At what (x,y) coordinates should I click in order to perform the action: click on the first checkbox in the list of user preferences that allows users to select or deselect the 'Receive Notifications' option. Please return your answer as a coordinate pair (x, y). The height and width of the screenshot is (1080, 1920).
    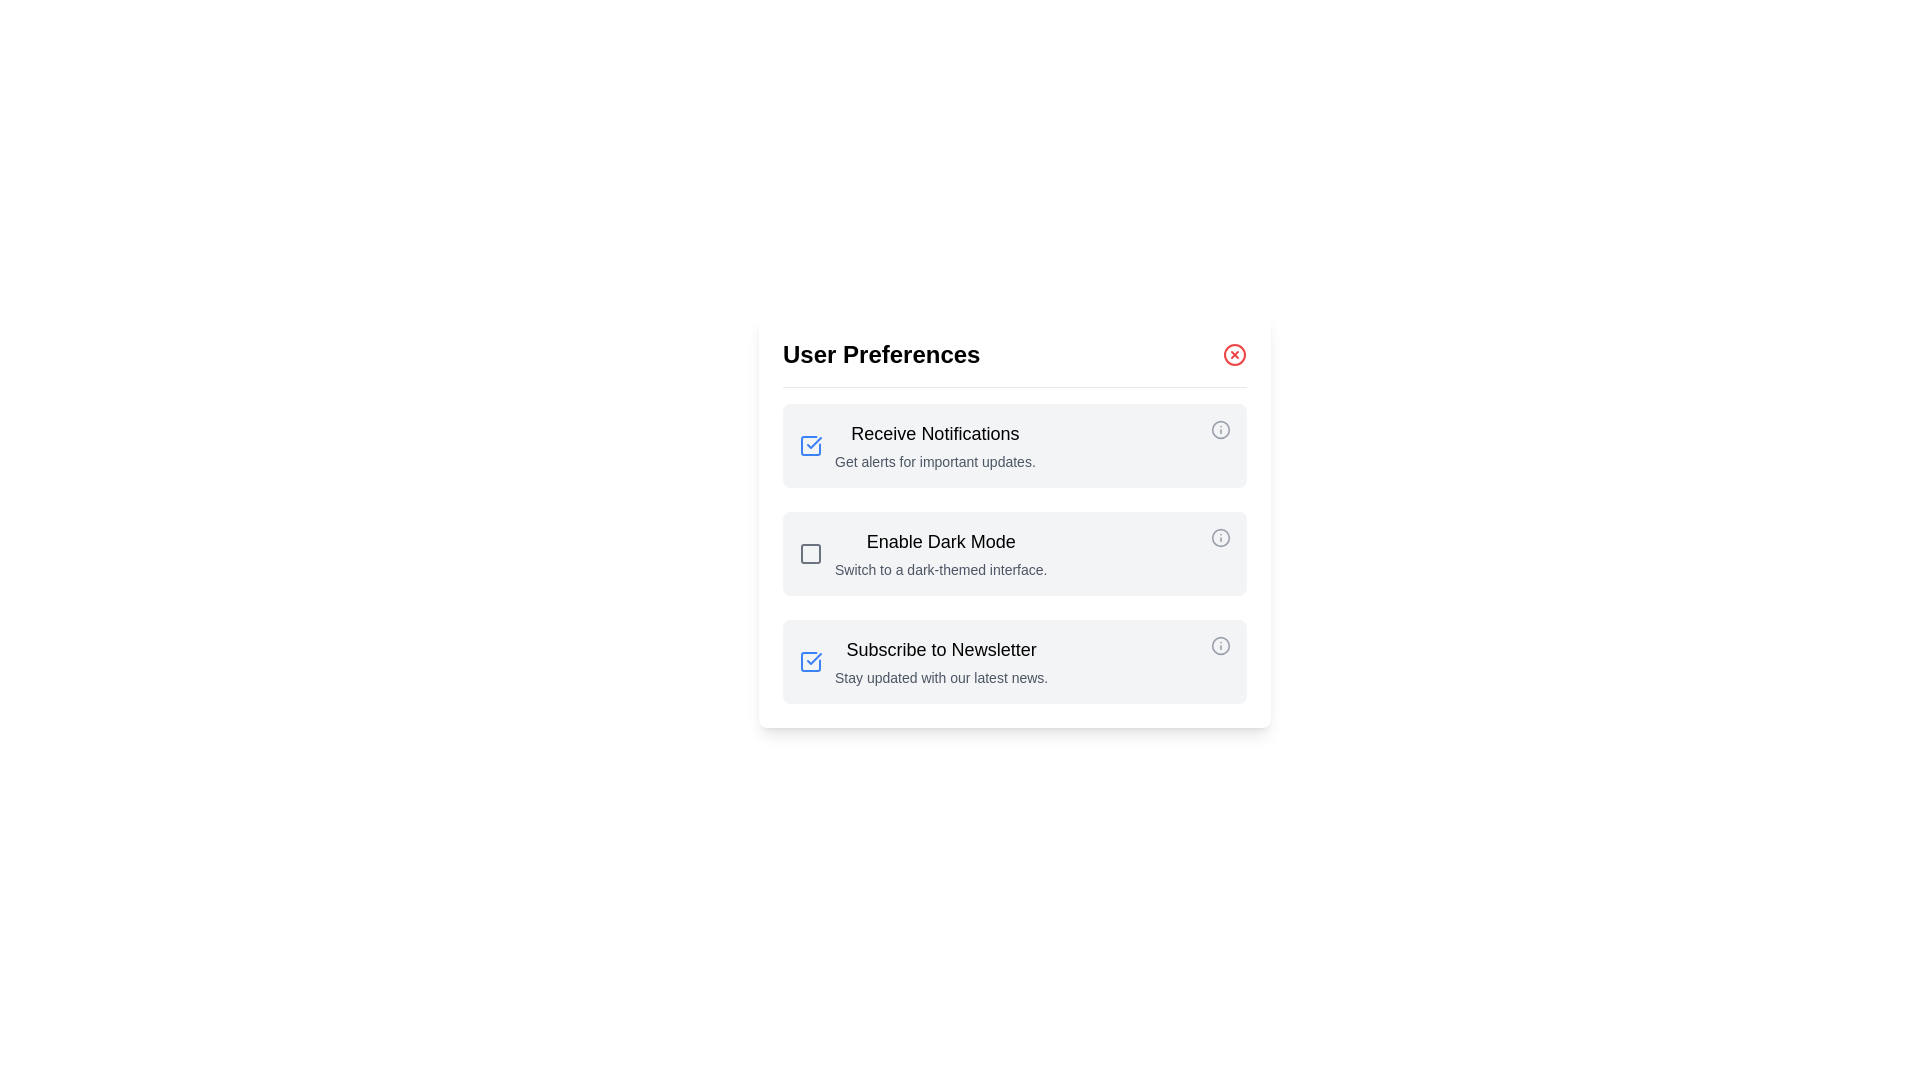
    Looking at the image, I should click on (811, 445).